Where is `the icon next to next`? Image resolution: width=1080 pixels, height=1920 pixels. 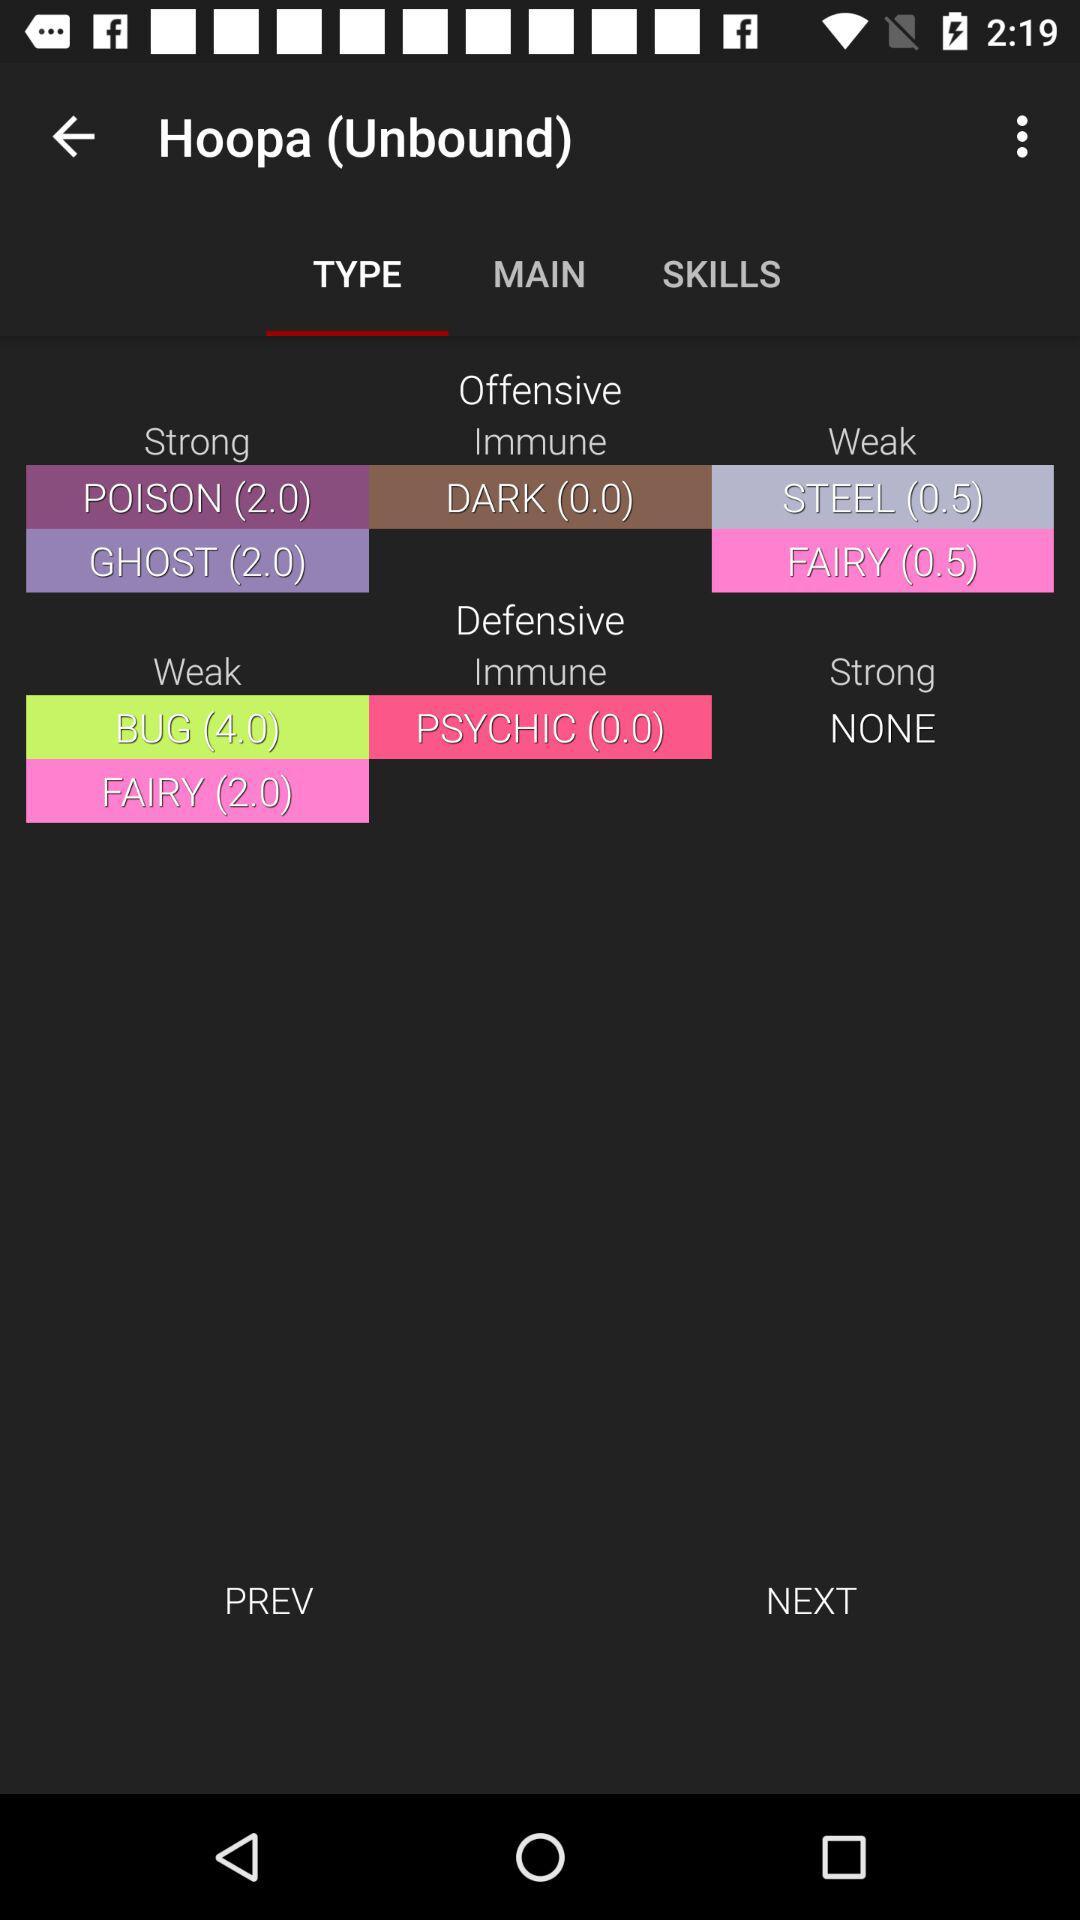 the icon next to next is located at coordinates (267, 1598).